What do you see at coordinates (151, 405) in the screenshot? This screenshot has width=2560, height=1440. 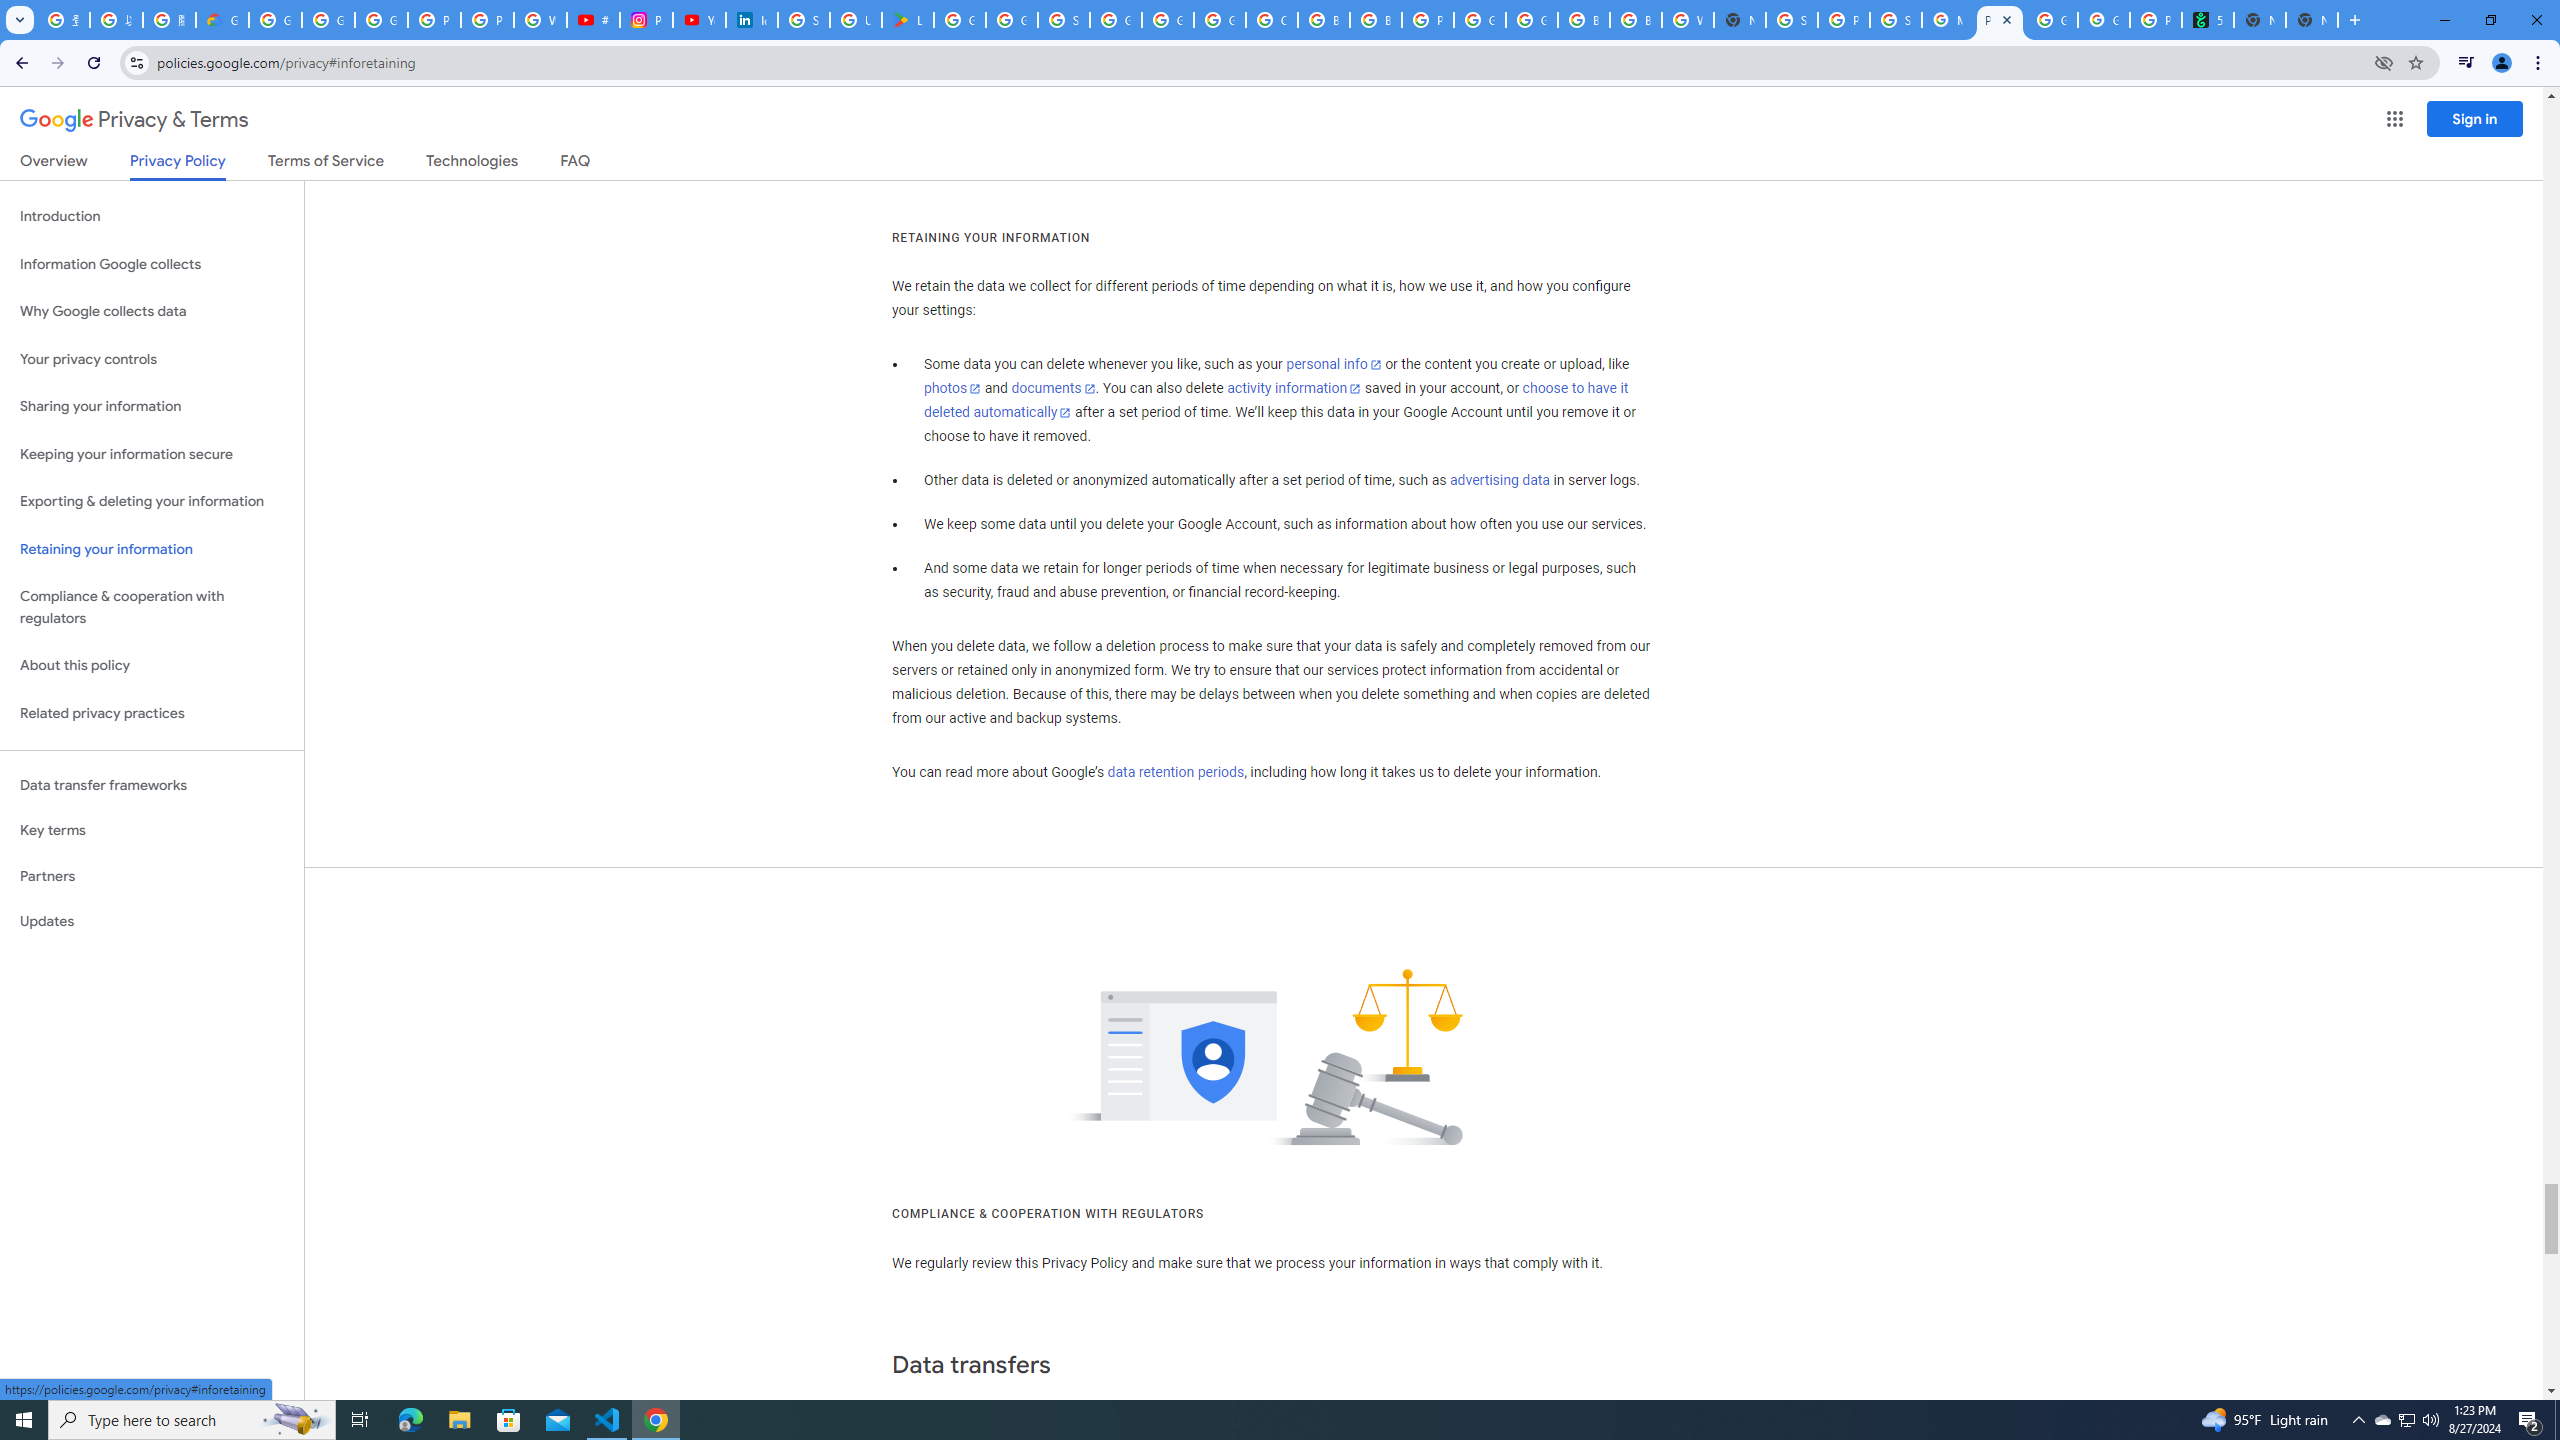 I see `'Sharing your information'` at bounding box center [151, 405].